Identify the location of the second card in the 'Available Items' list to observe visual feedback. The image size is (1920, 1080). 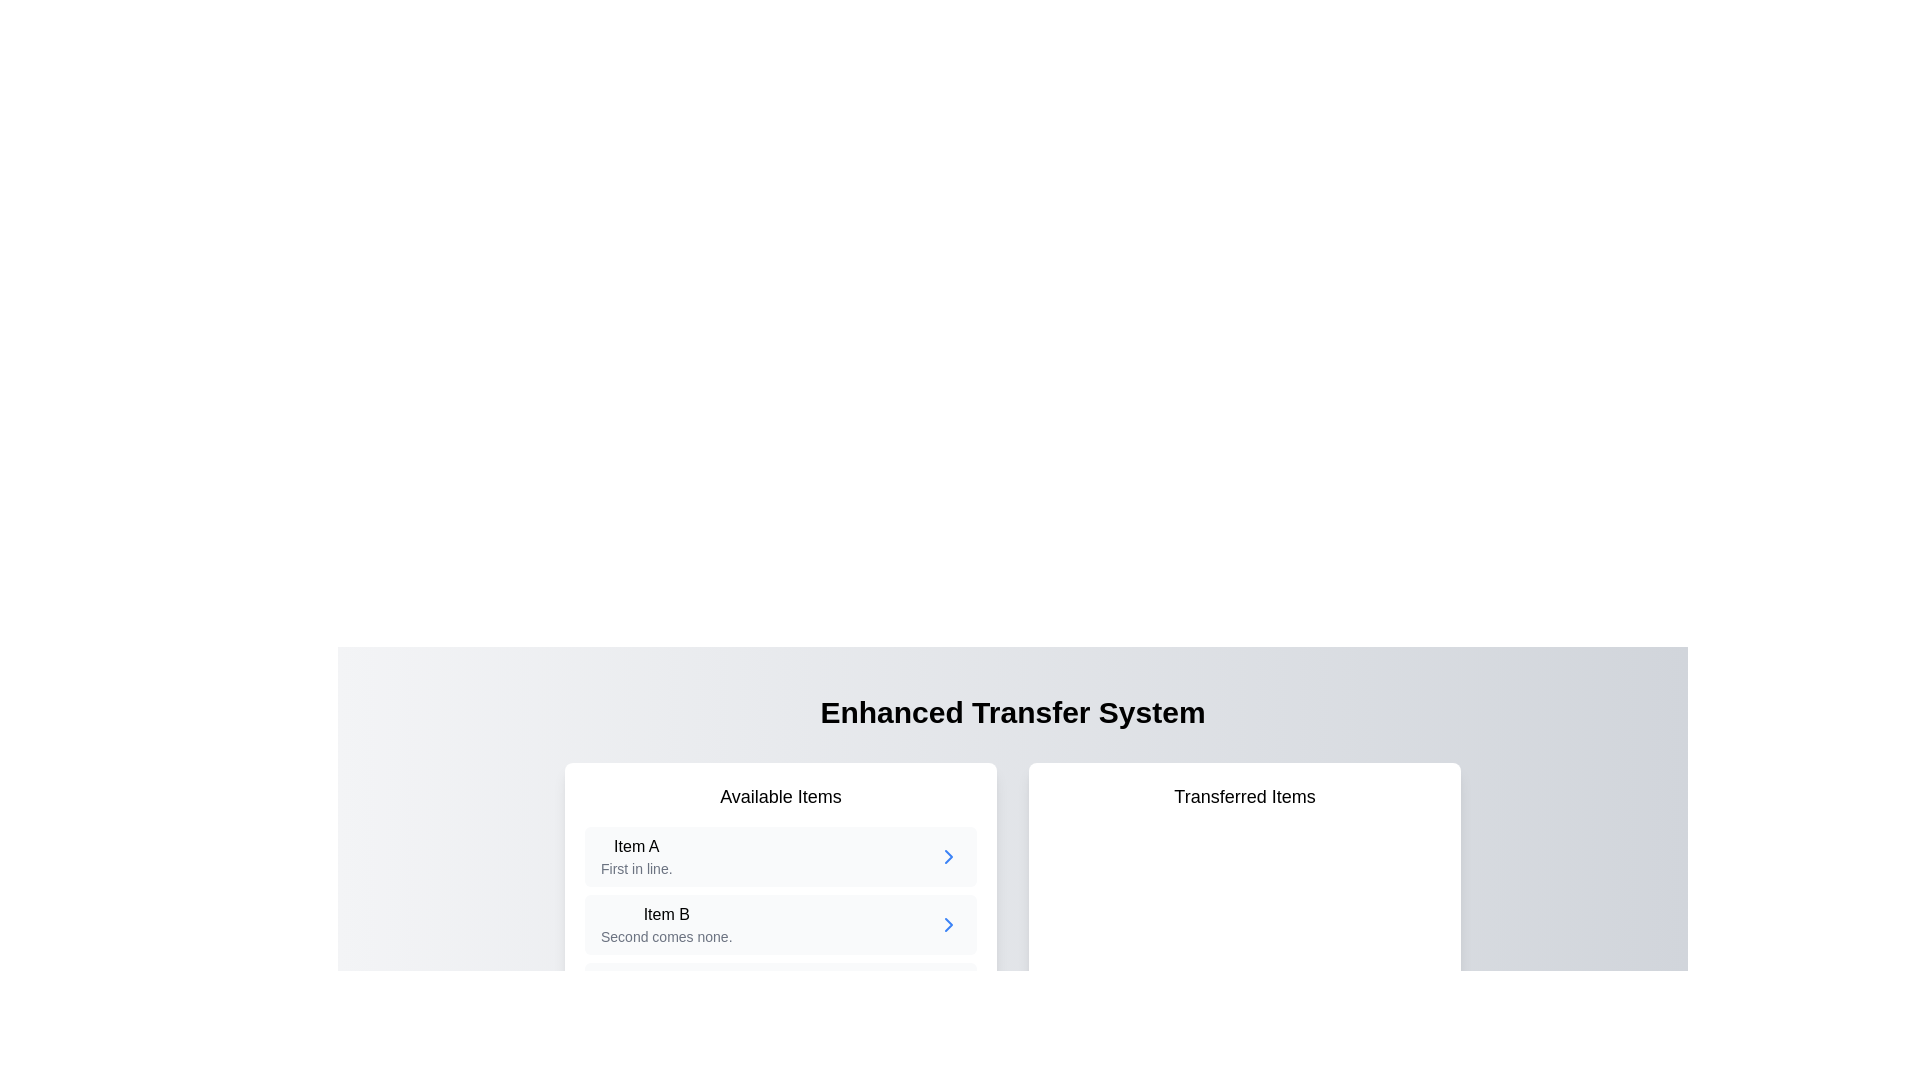
(780, 925).